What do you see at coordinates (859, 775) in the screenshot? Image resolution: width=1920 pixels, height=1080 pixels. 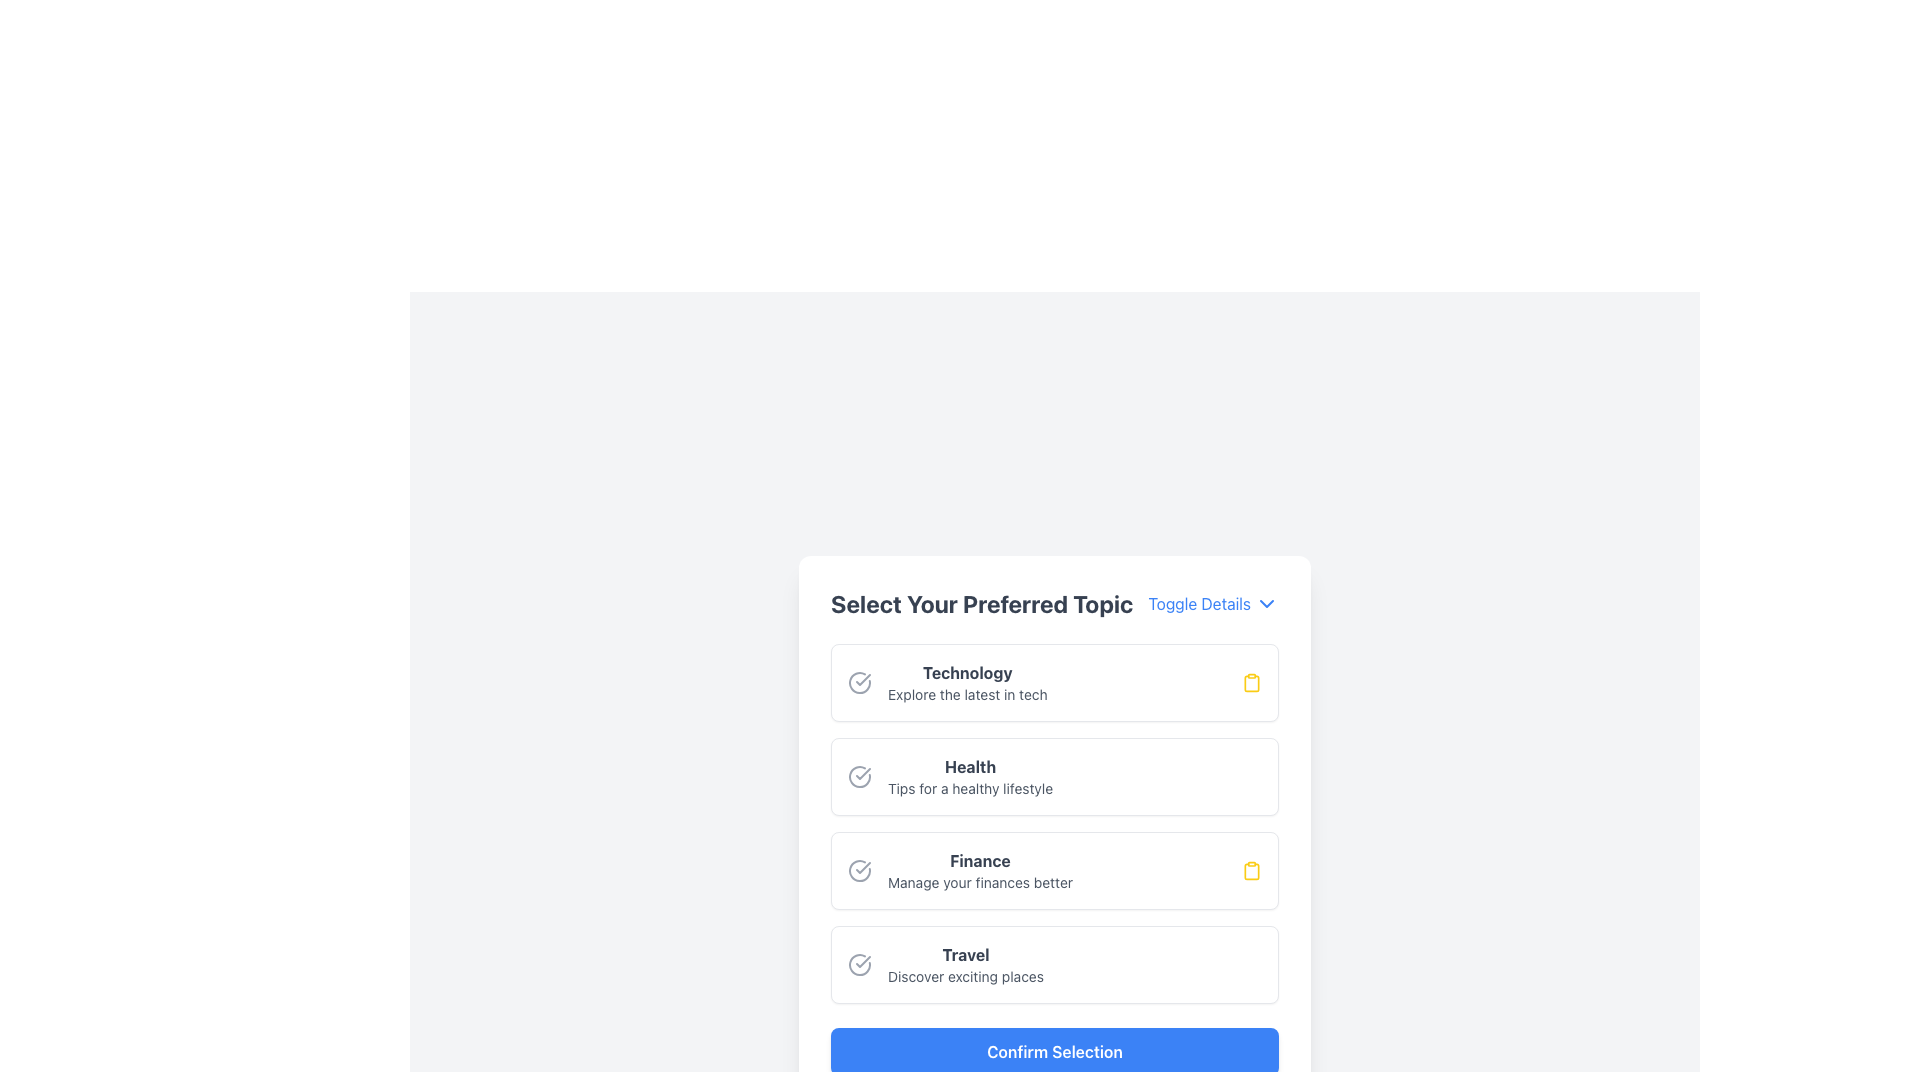 I see `the checkbox icon representing the selection status of the 'Health' topic` at bounding box center [859, 775].